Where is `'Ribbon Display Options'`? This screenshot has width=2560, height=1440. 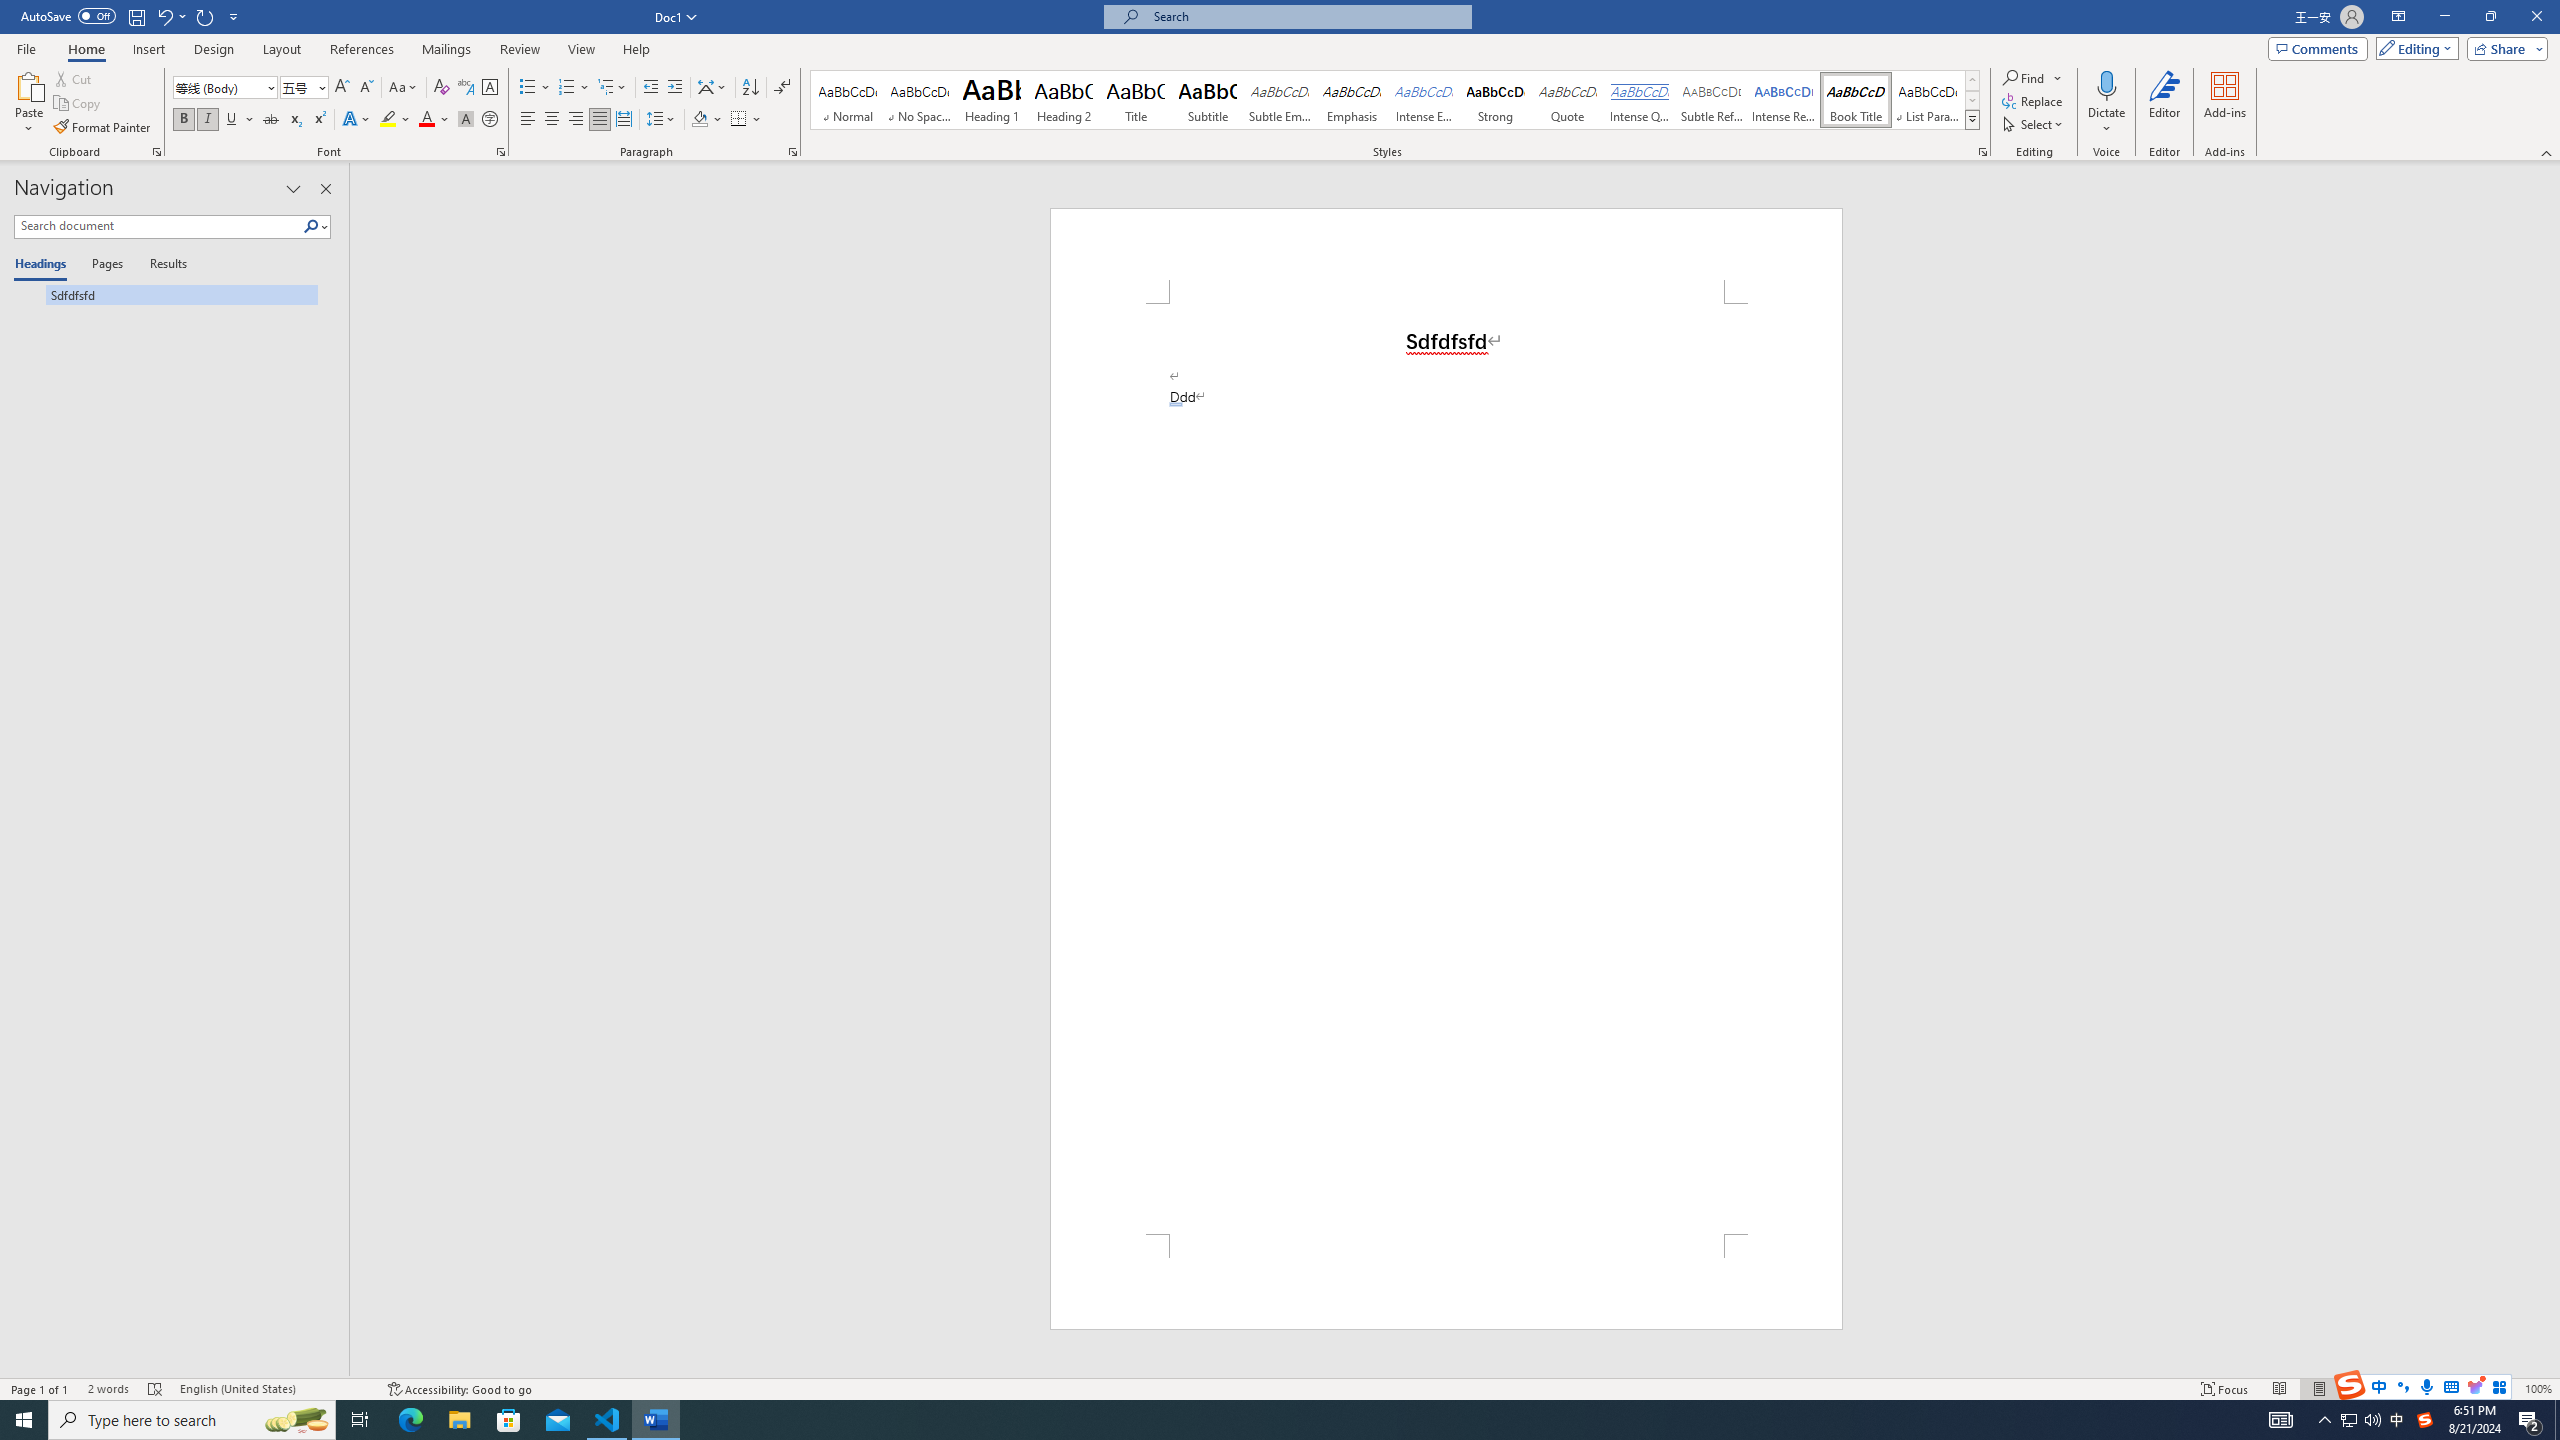 'Ribbon Display Options' is located at coordinates (2397, 16).